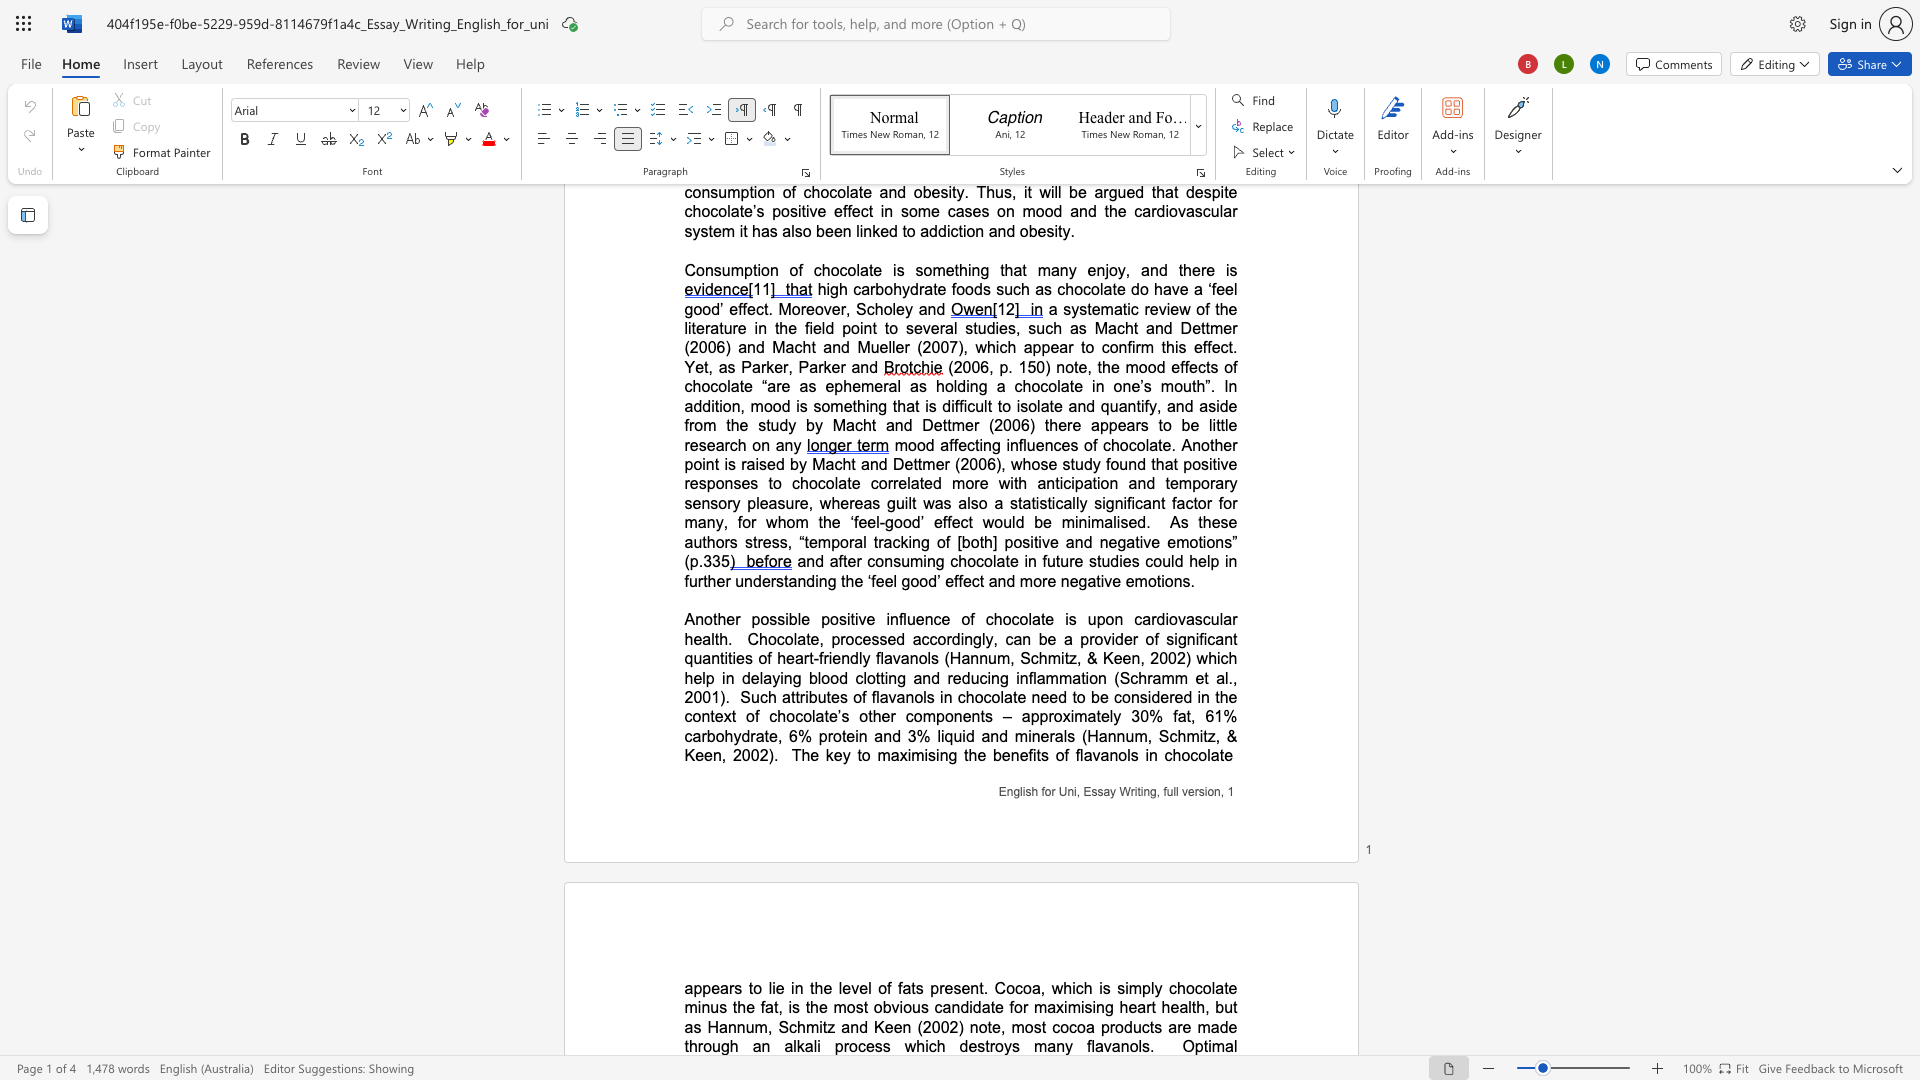 This screenshot has width=1920, height=1080. Describe the element at coordinates (1183, 1007) in the screenshot. I see `the 11th character "a" in the text` at that location.